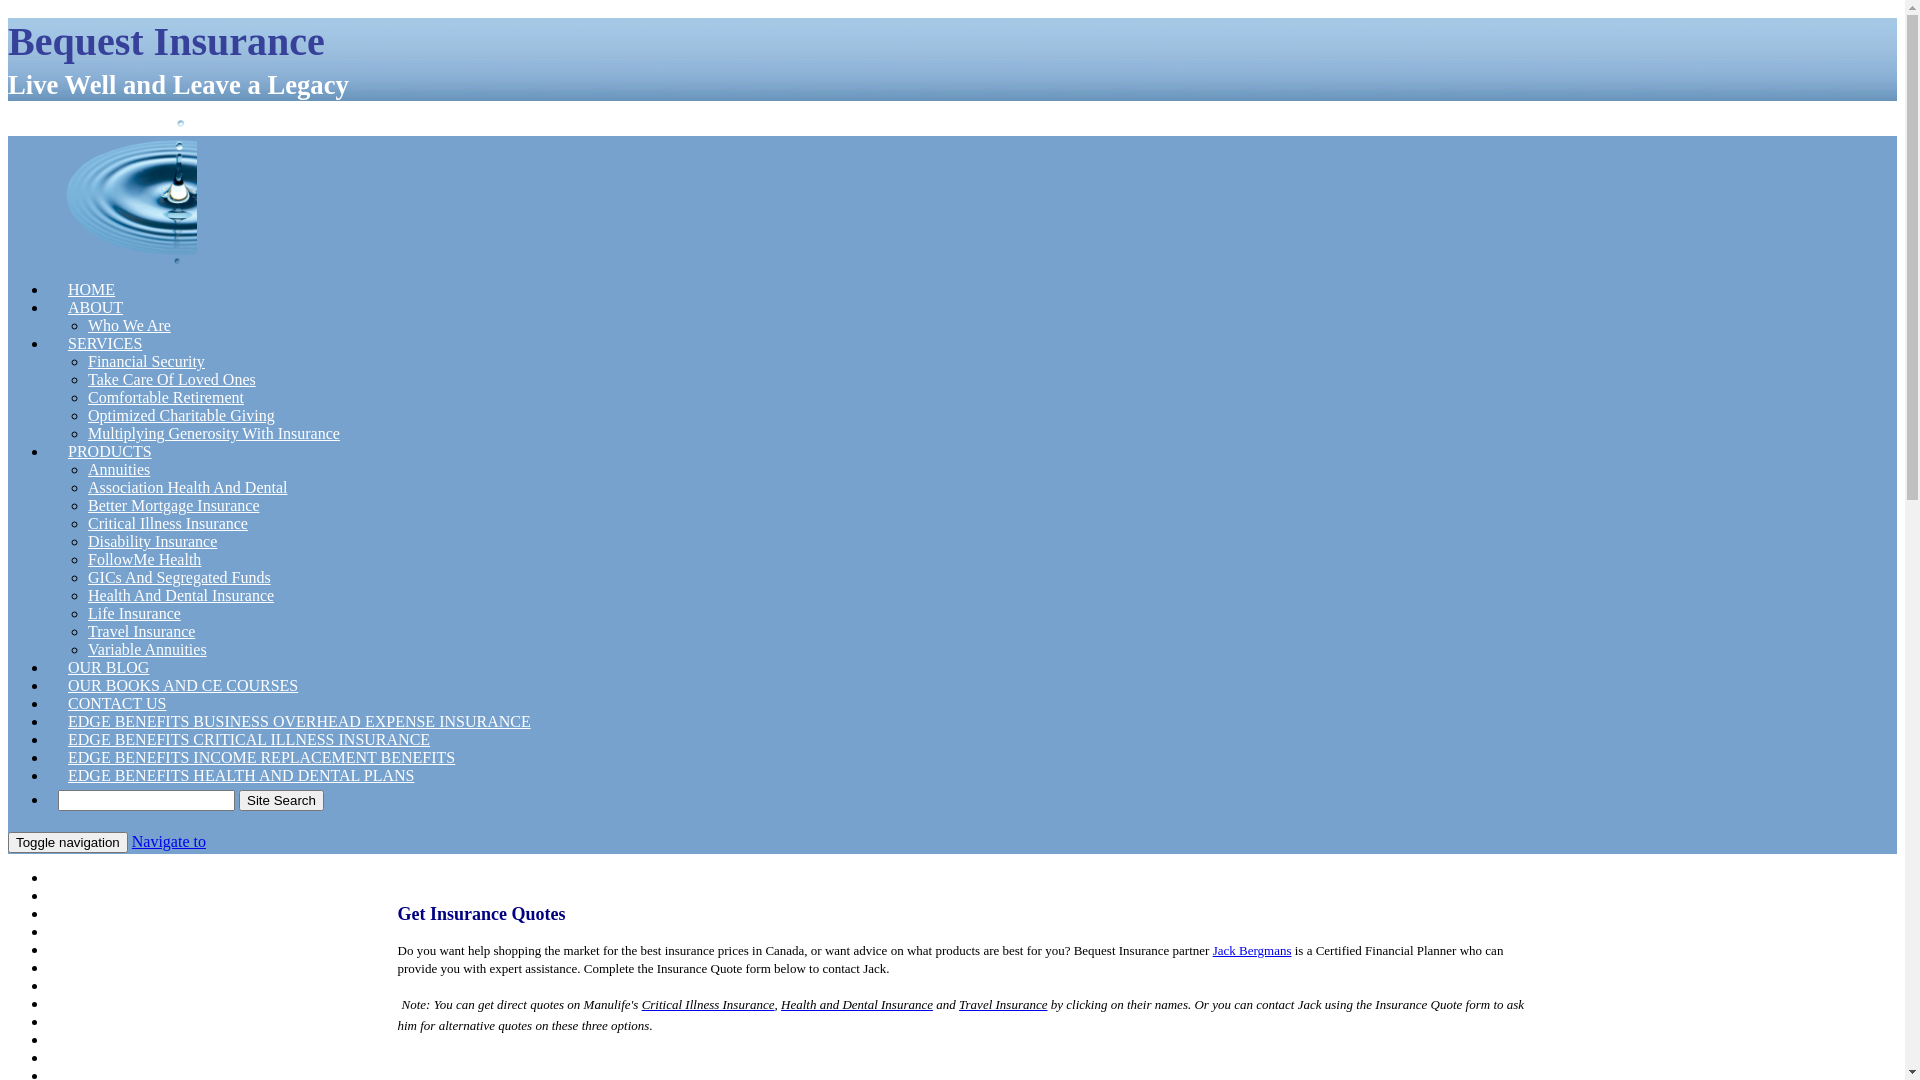 This screenshot has height=1080, width=1920. What do you see at coordinates (86, 649) in the screenshot?
I see `'Variable Annuities'` at bounding box center [86, 649].